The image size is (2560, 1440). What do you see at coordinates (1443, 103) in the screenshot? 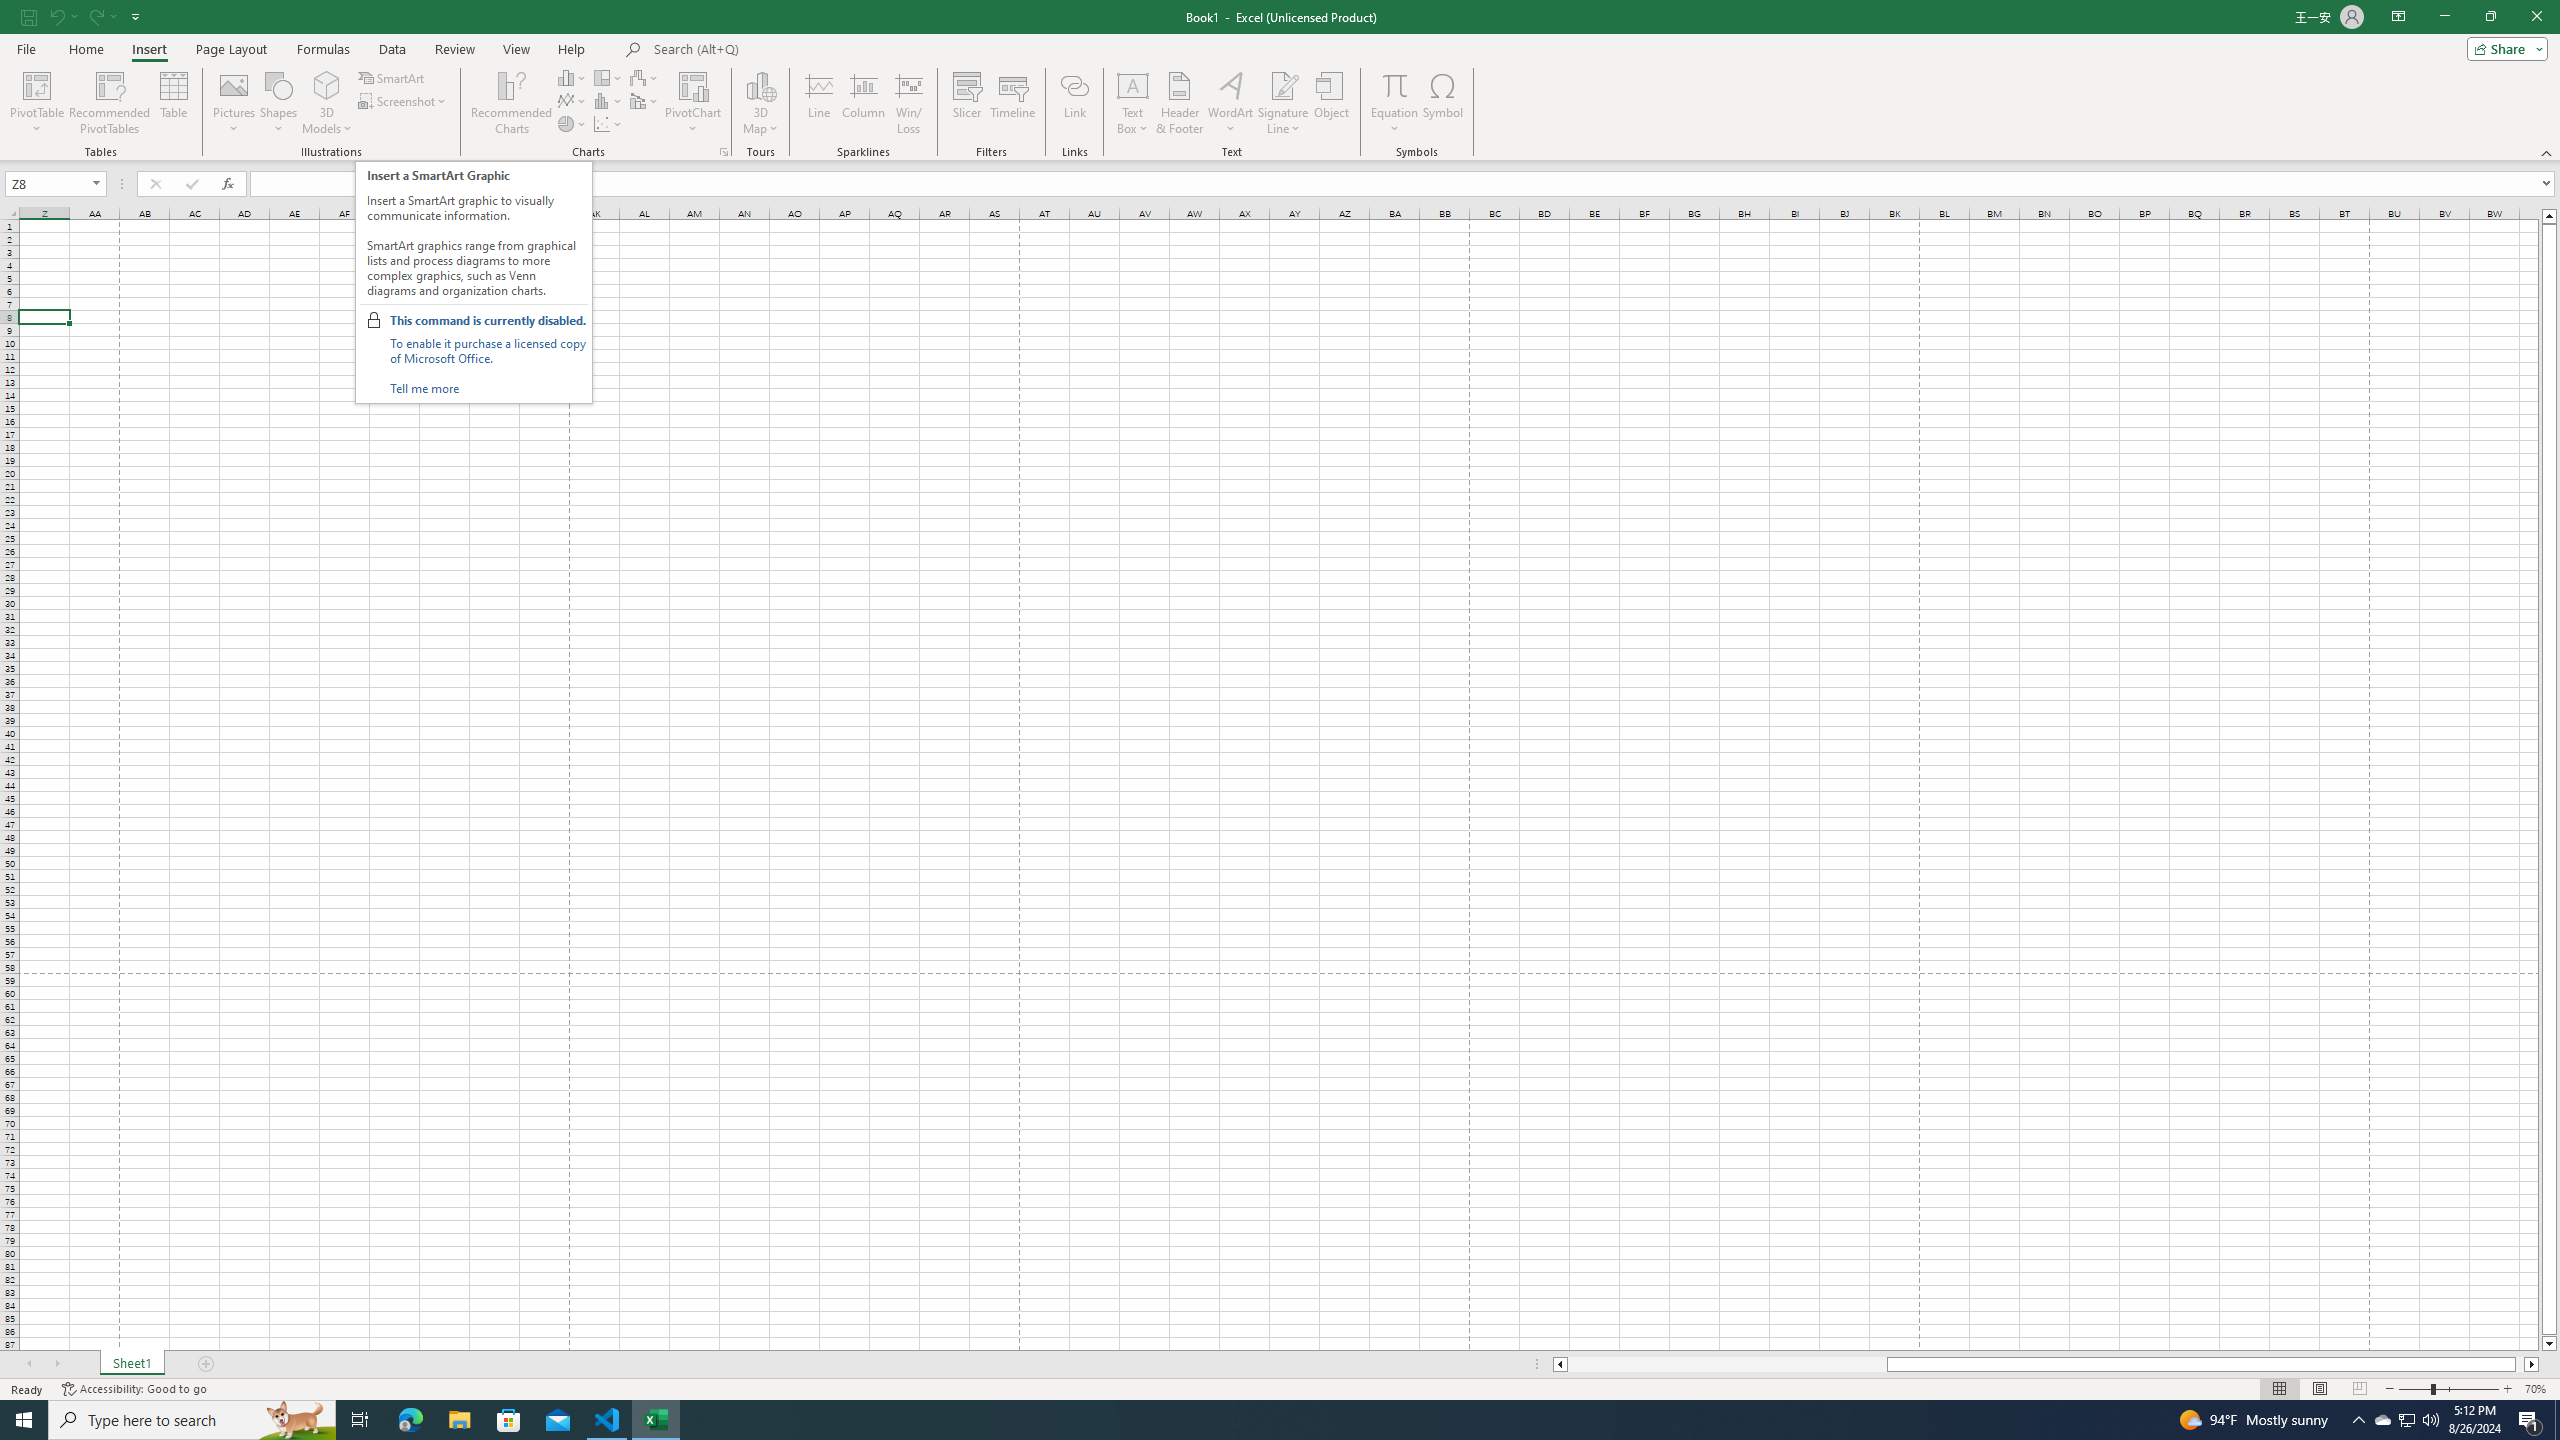
I see `'Symbol...'` at bounding box center [1443, 103].